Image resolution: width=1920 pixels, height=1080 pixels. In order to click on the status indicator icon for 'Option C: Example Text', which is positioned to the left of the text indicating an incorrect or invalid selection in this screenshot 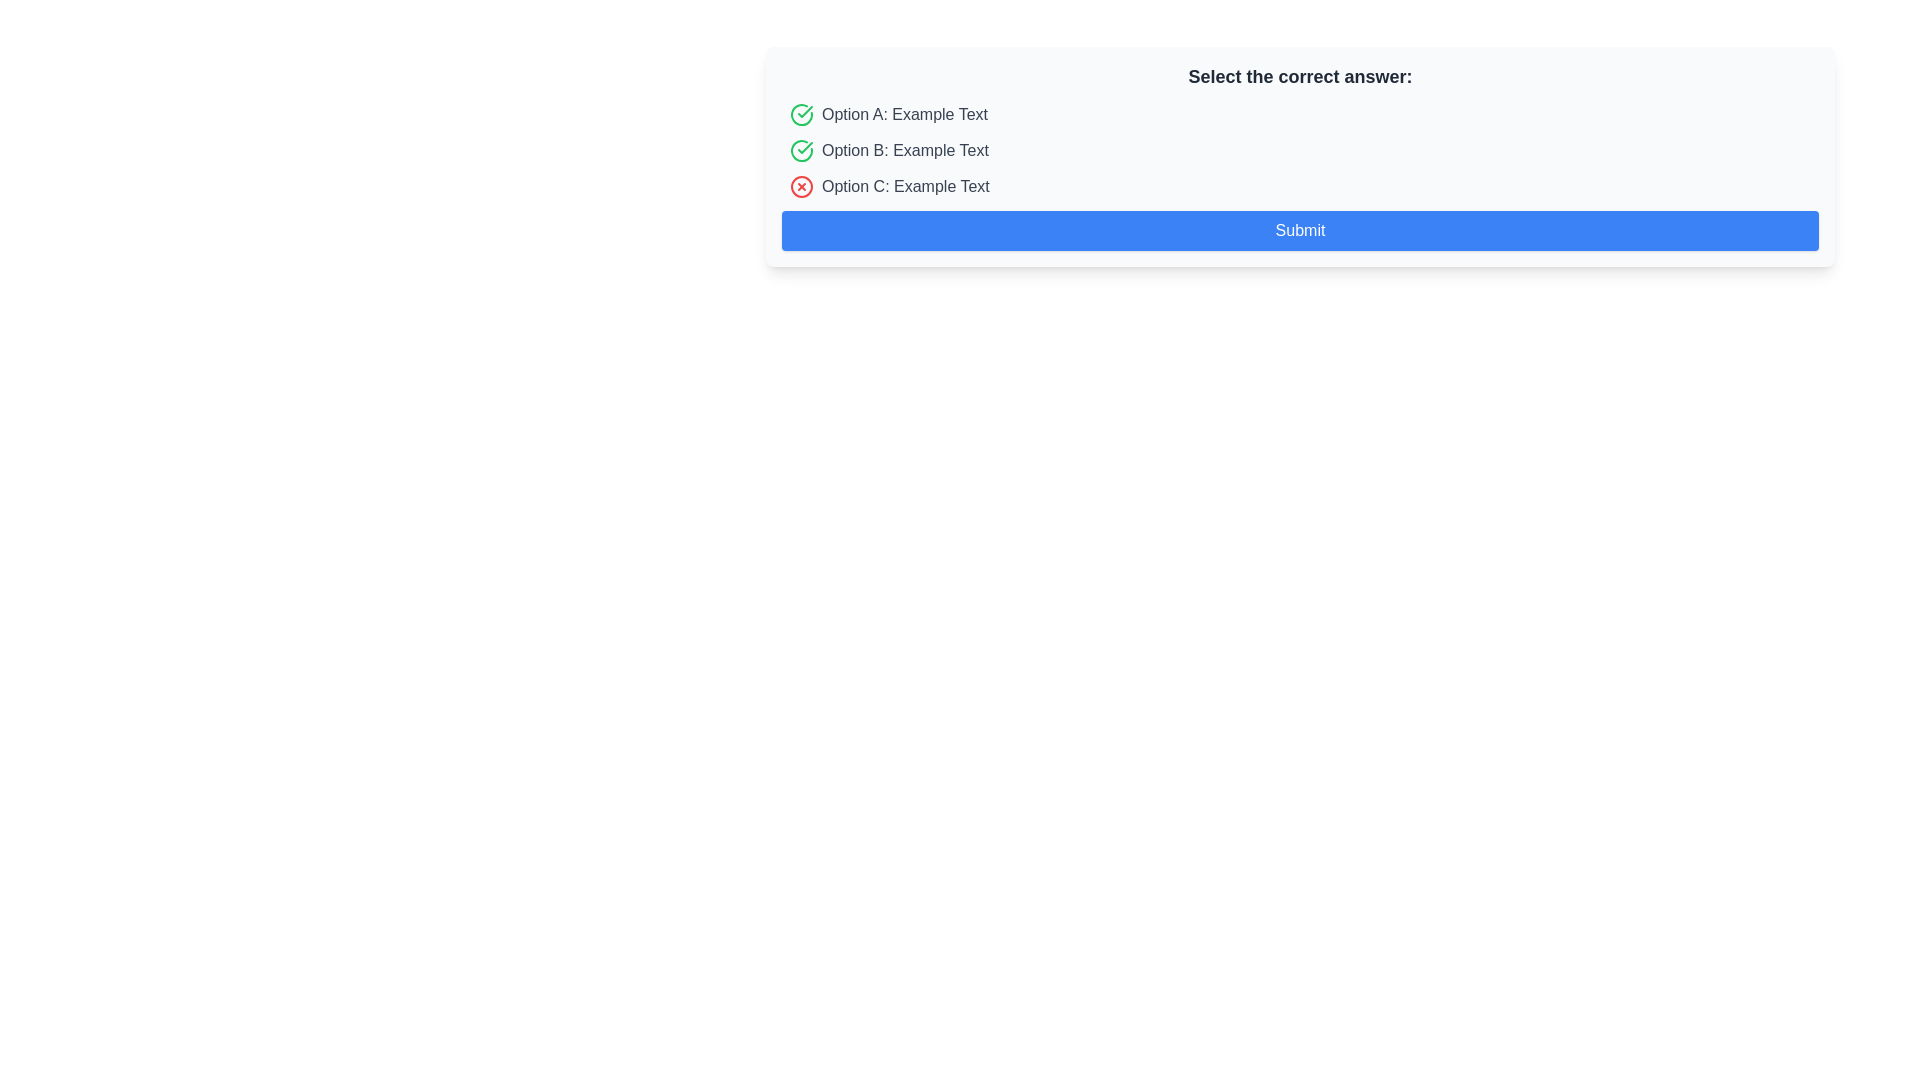, I will do `click(801, 186)`.